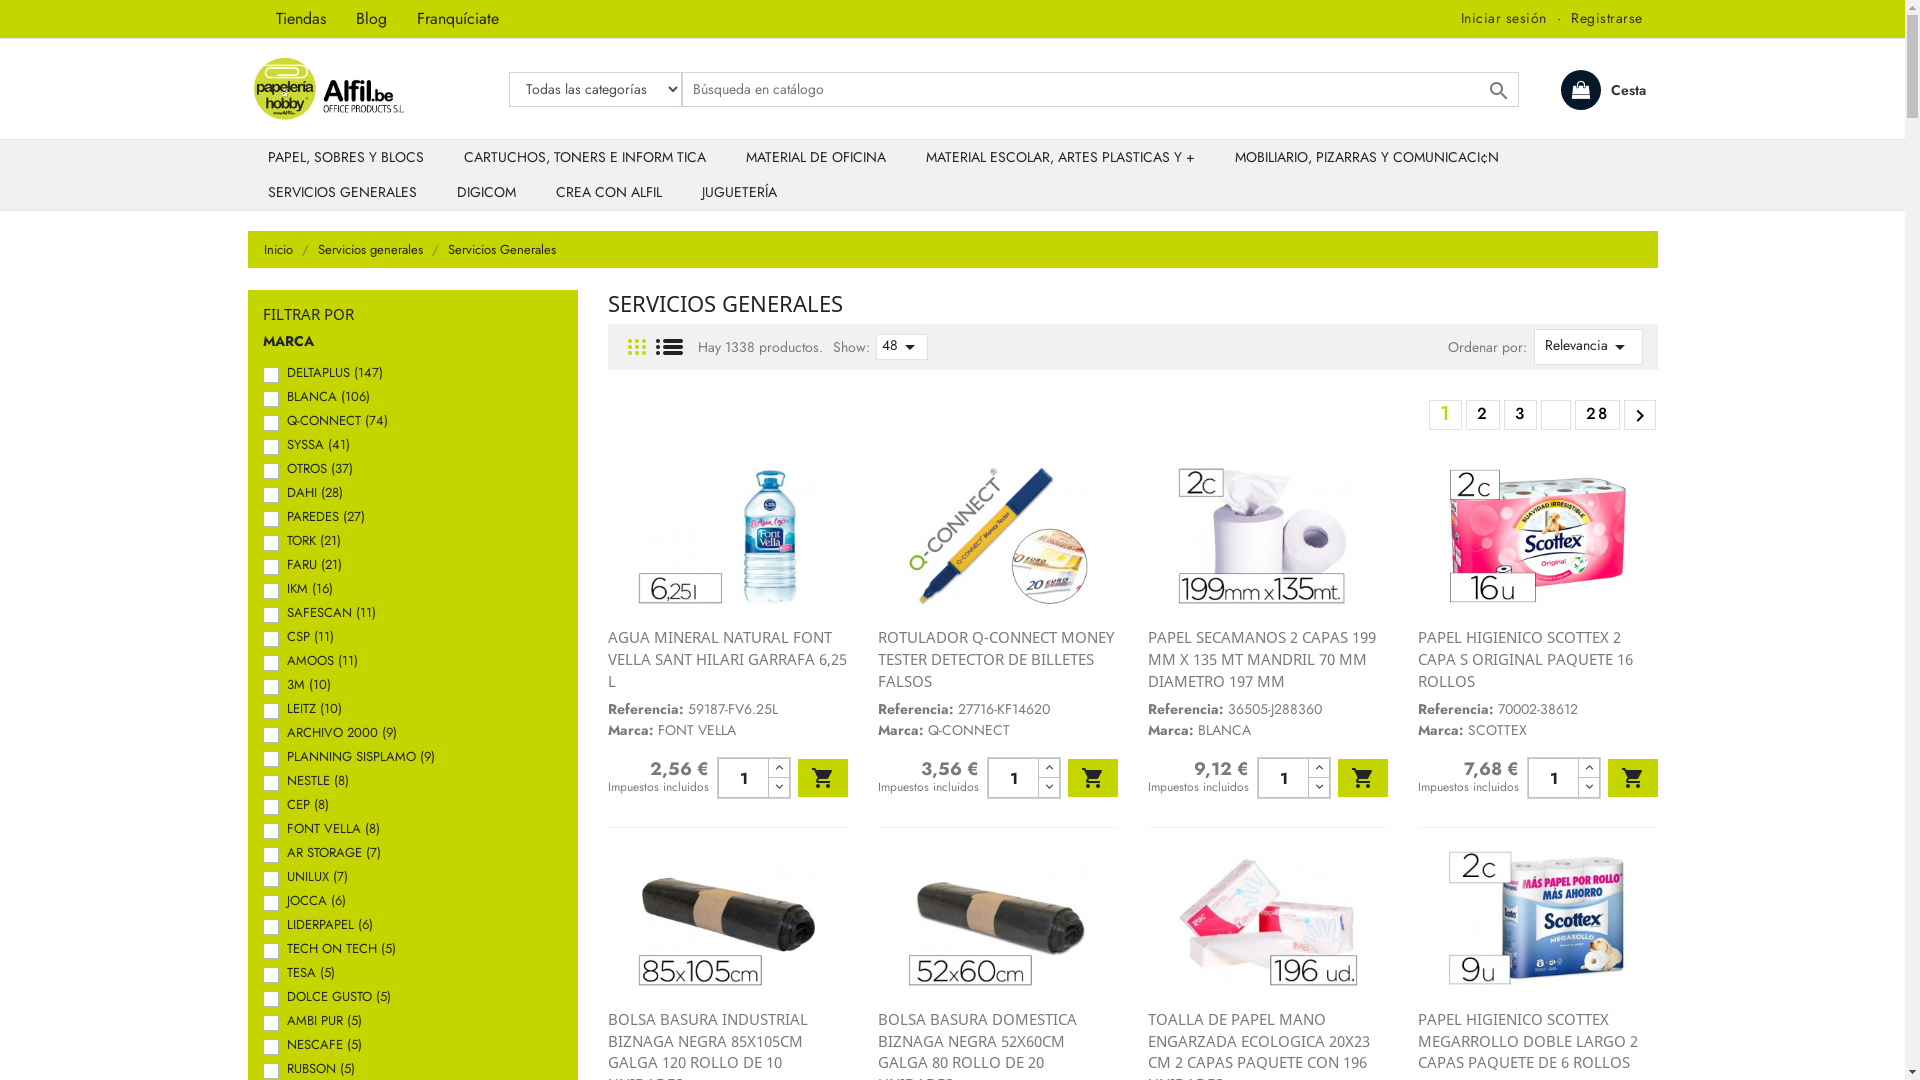 The width and height of the screenshot is (1920, 1080). I want to click on 'Servicios generales', so click(372, 248).